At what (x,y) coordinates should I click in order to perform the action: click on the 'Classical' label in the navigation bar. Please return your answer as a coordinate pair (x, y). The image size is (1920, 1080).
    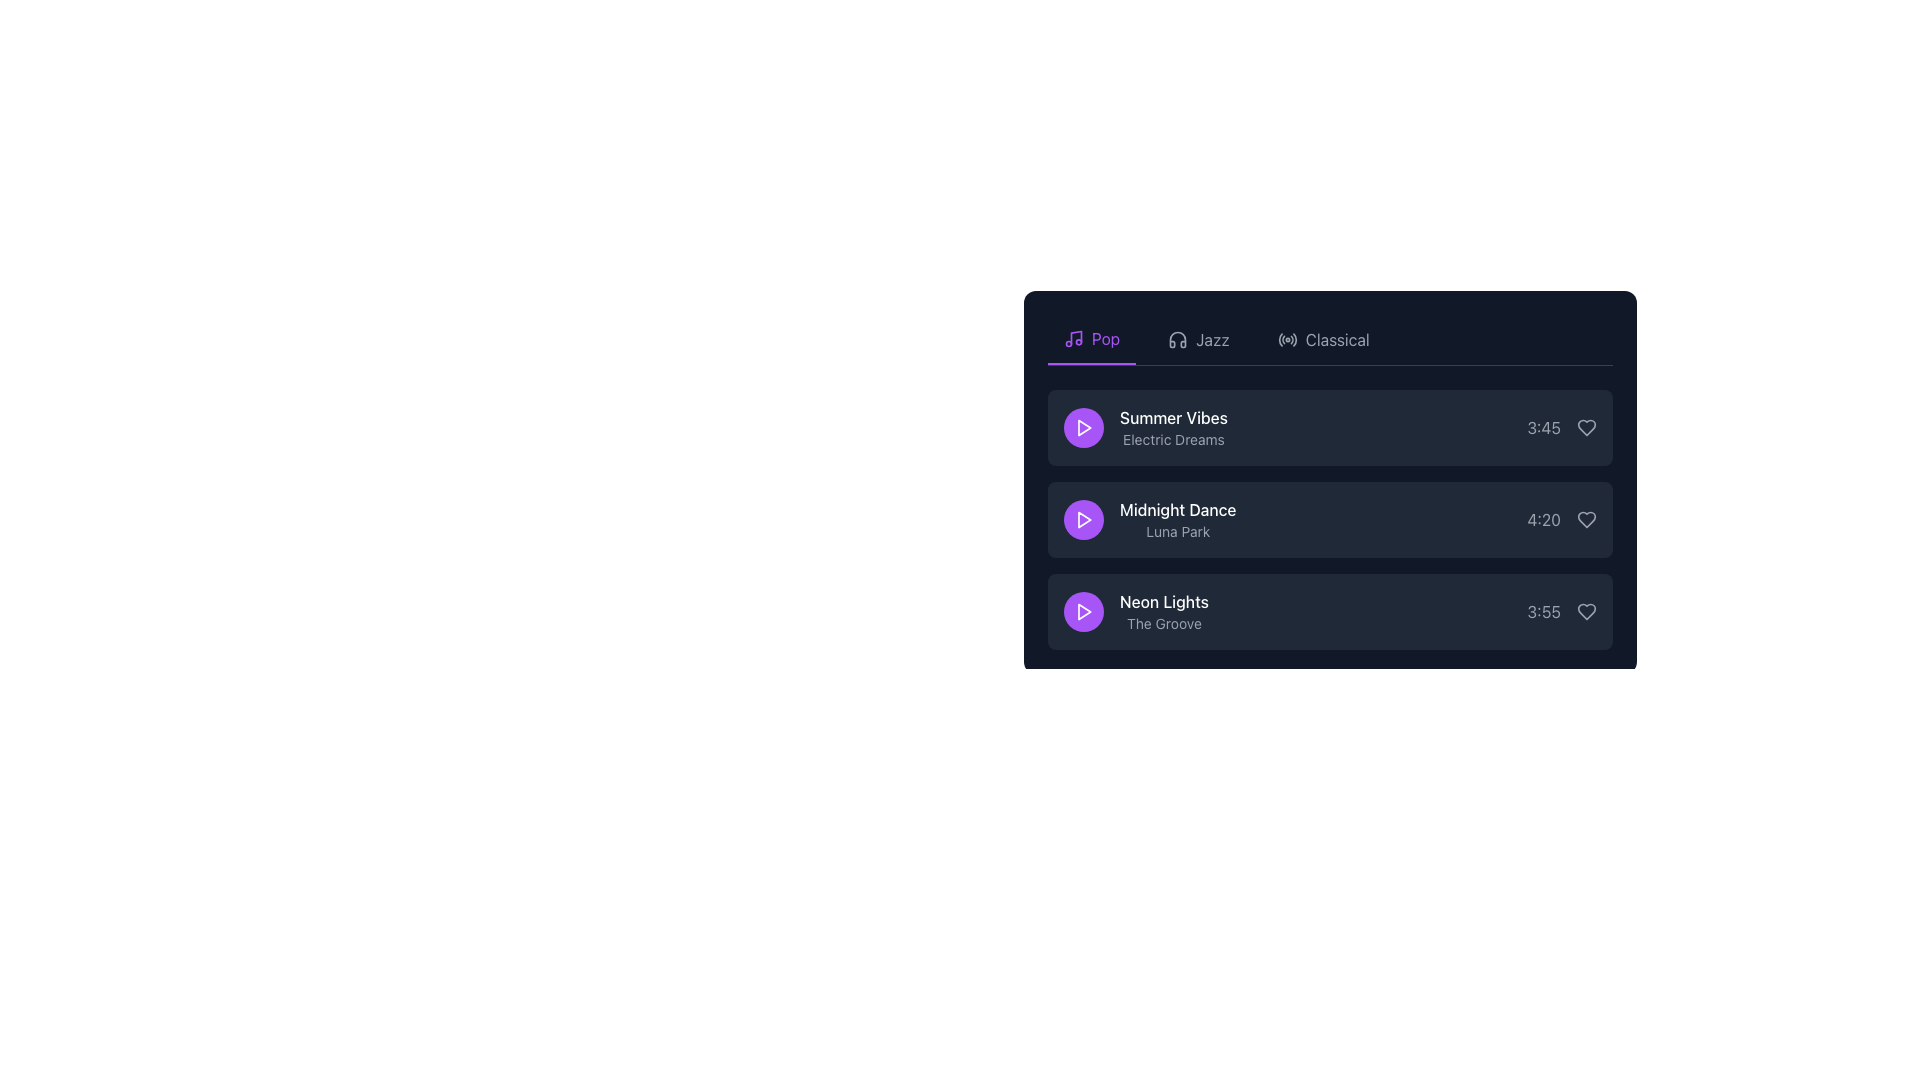
    Looking at the image, I should click on (1337, 338).